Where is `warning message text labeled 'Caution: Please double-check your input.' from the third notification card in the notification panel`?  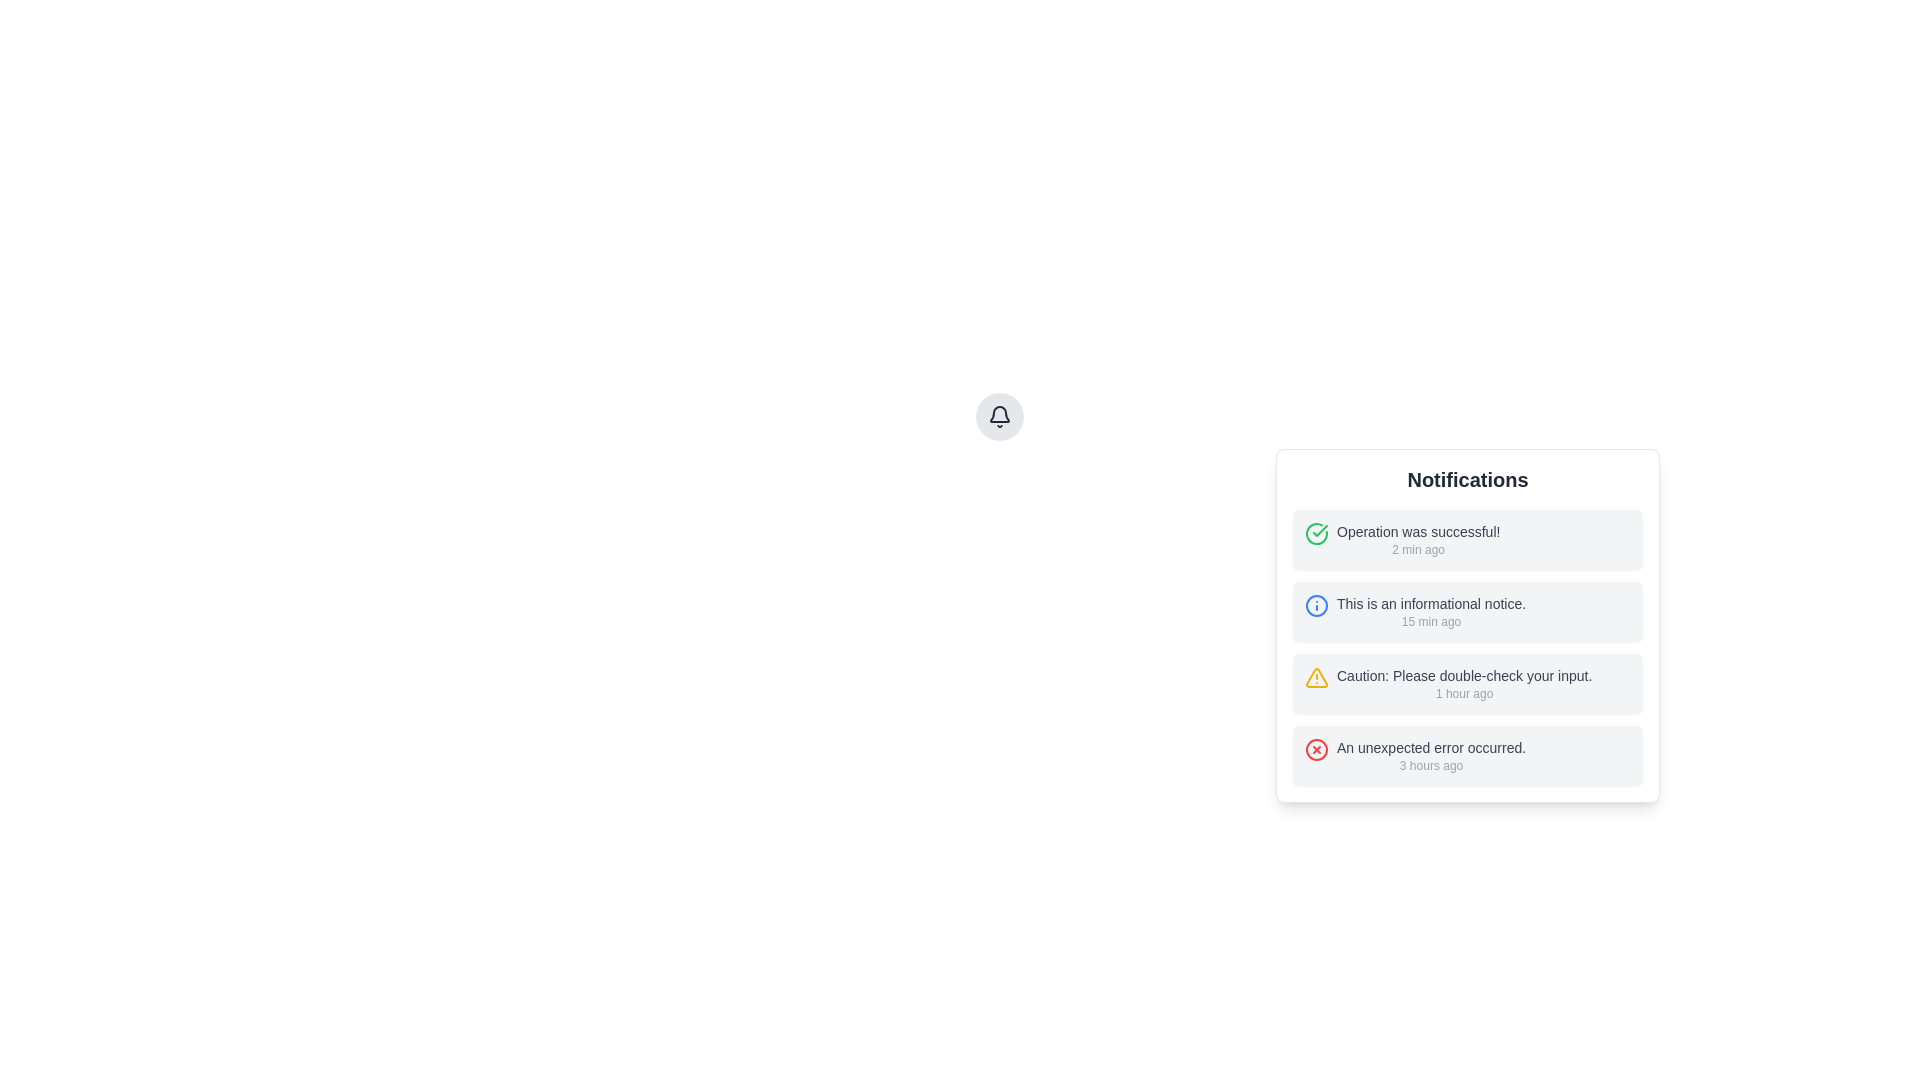
warning message text labeled 'Caution: Please double-check your input.' from the third notification card in the notification panel is located at coordinates (1464, 675).